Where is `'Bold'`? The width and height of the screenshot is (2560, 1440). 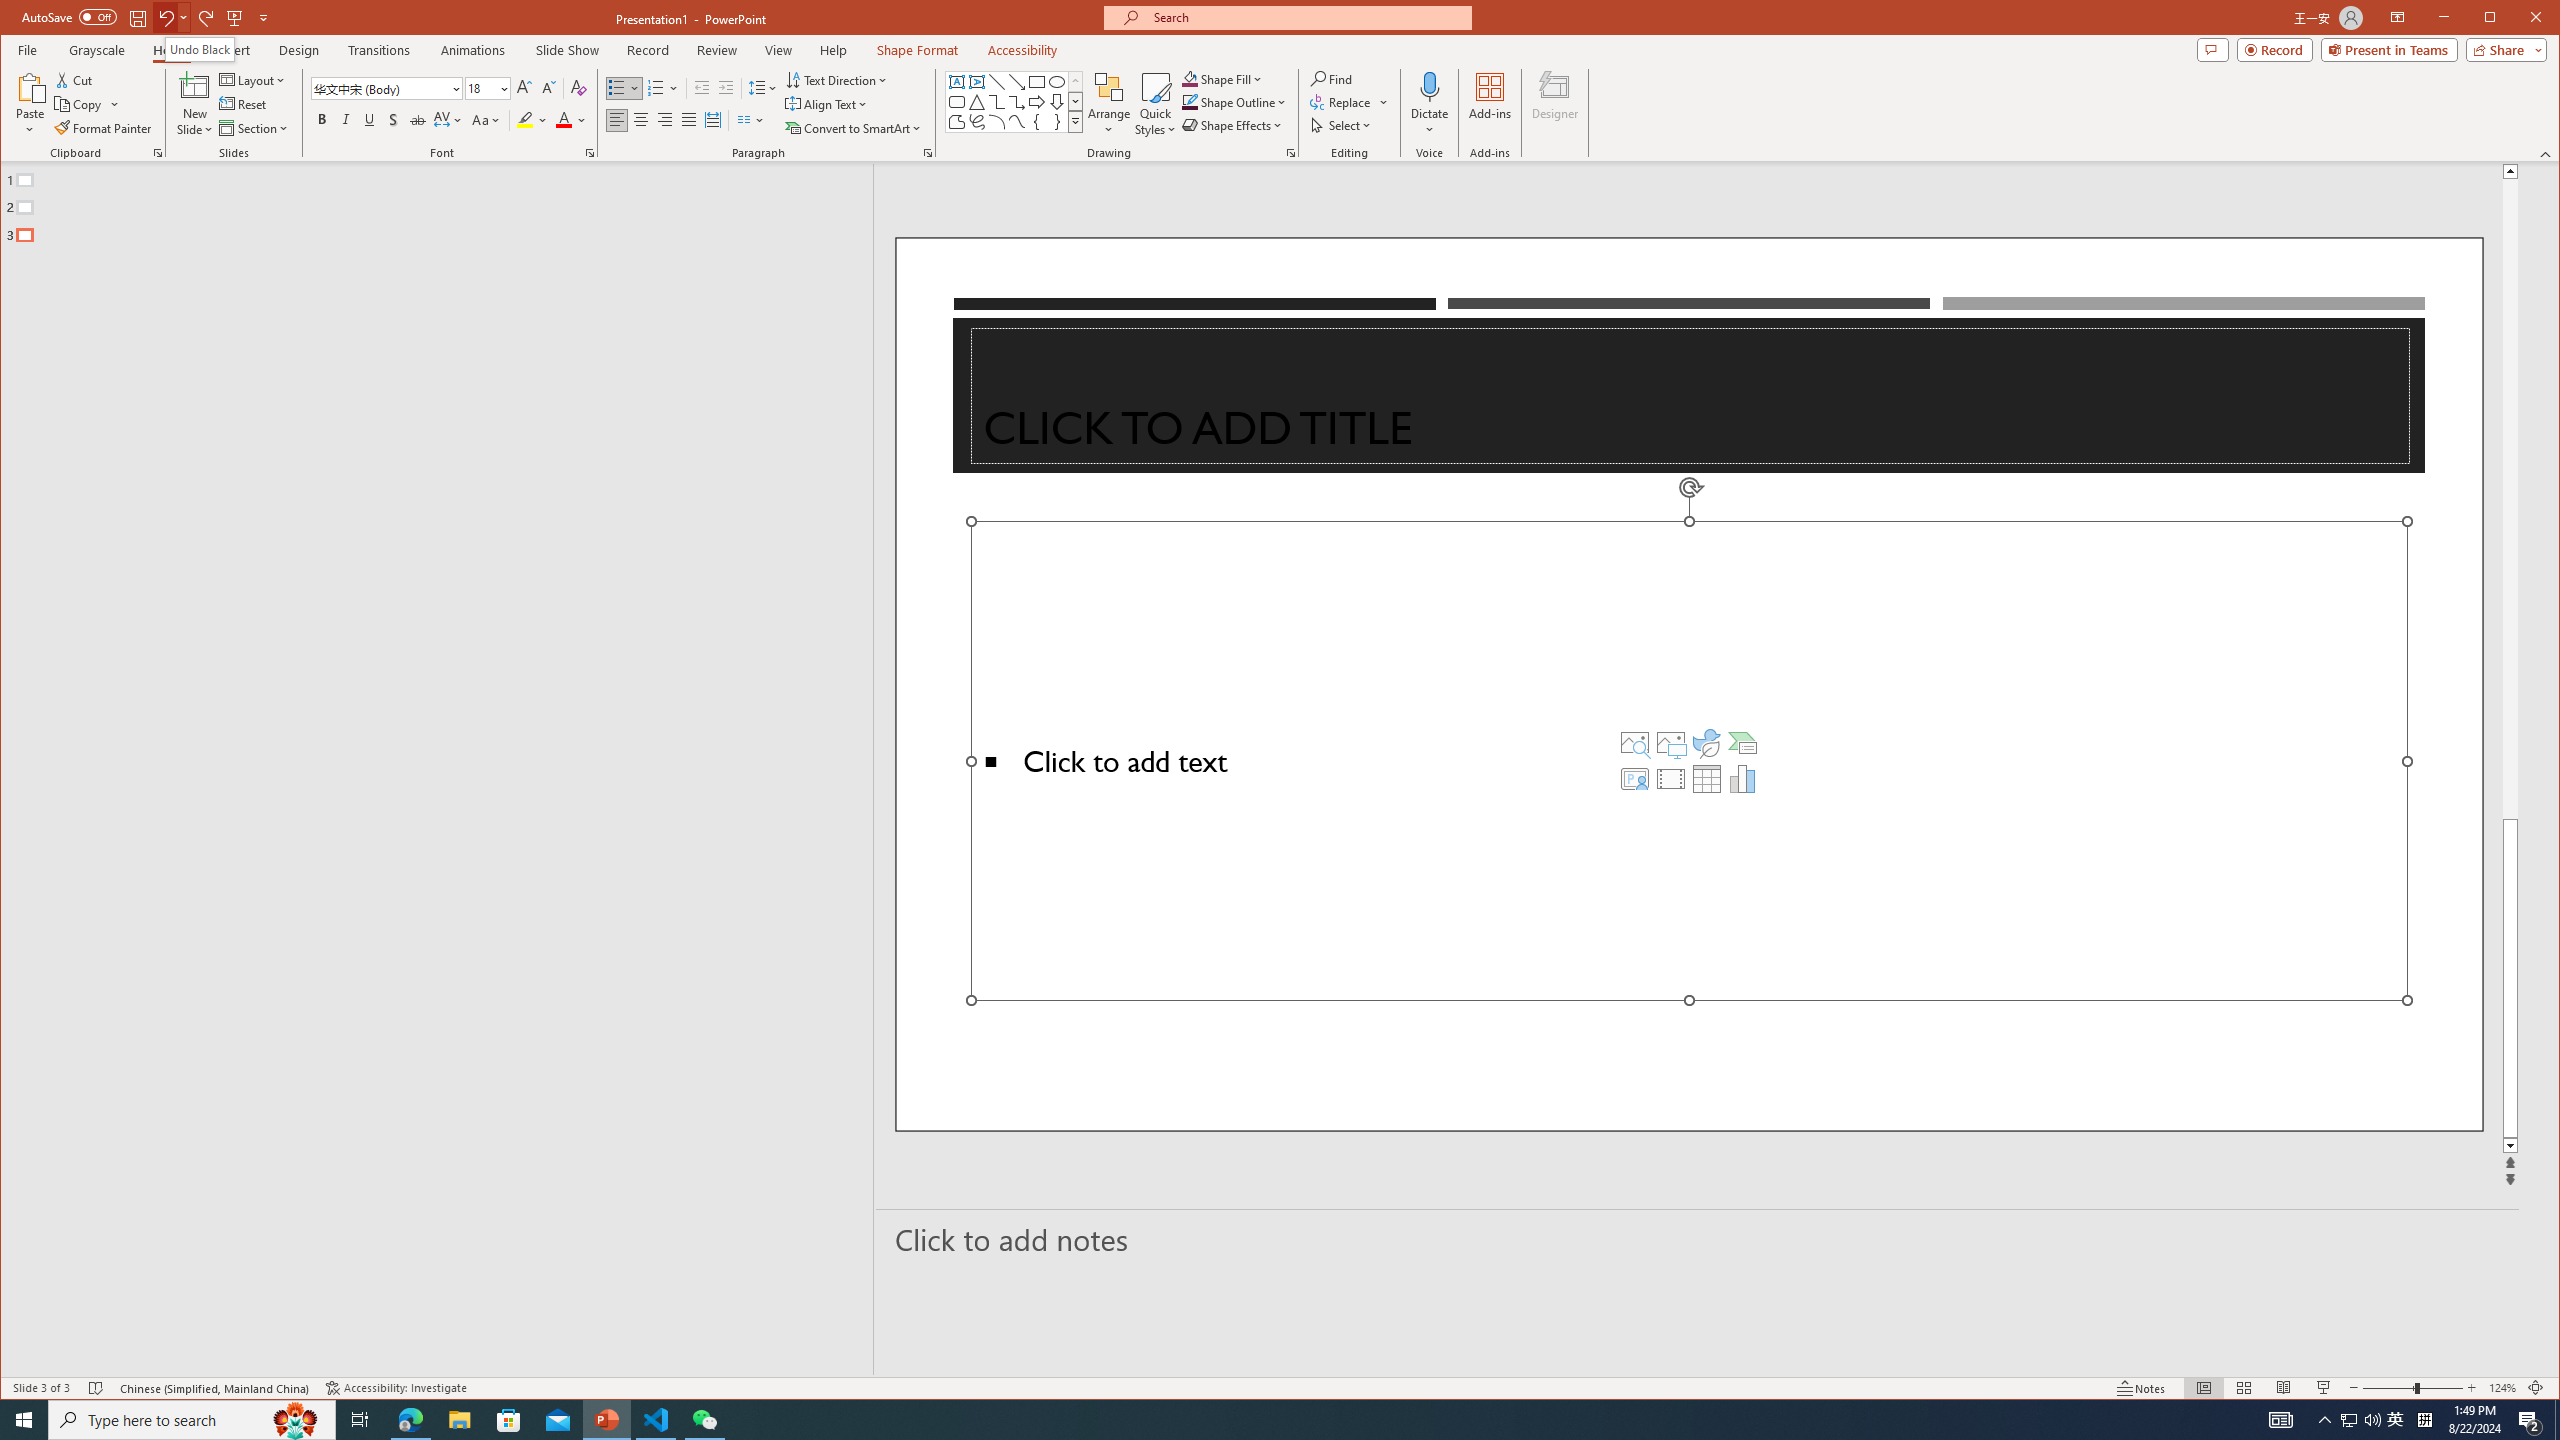
'Bold' is located at coordinates (321, 119).